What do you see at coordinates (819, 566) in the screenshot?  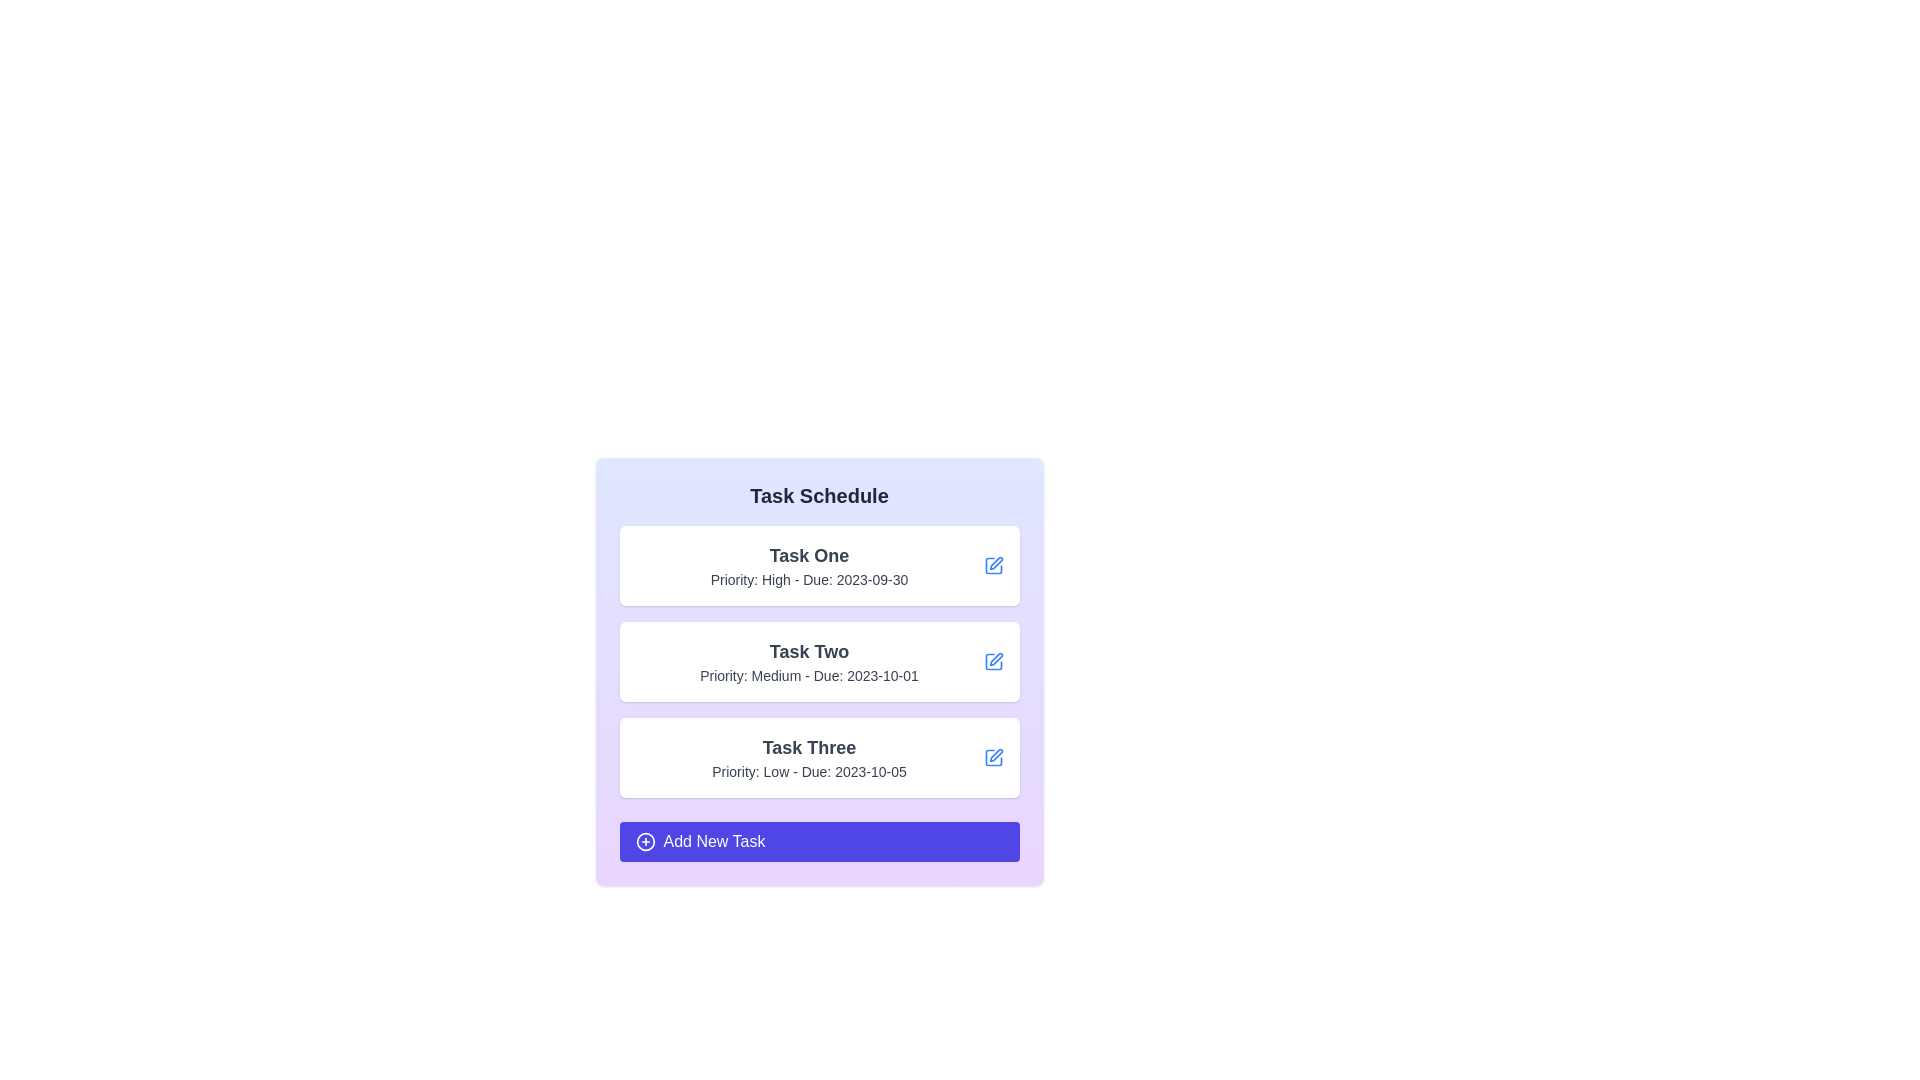 I see `the task item Task One to highlight it` at bounding box center [819, 566].